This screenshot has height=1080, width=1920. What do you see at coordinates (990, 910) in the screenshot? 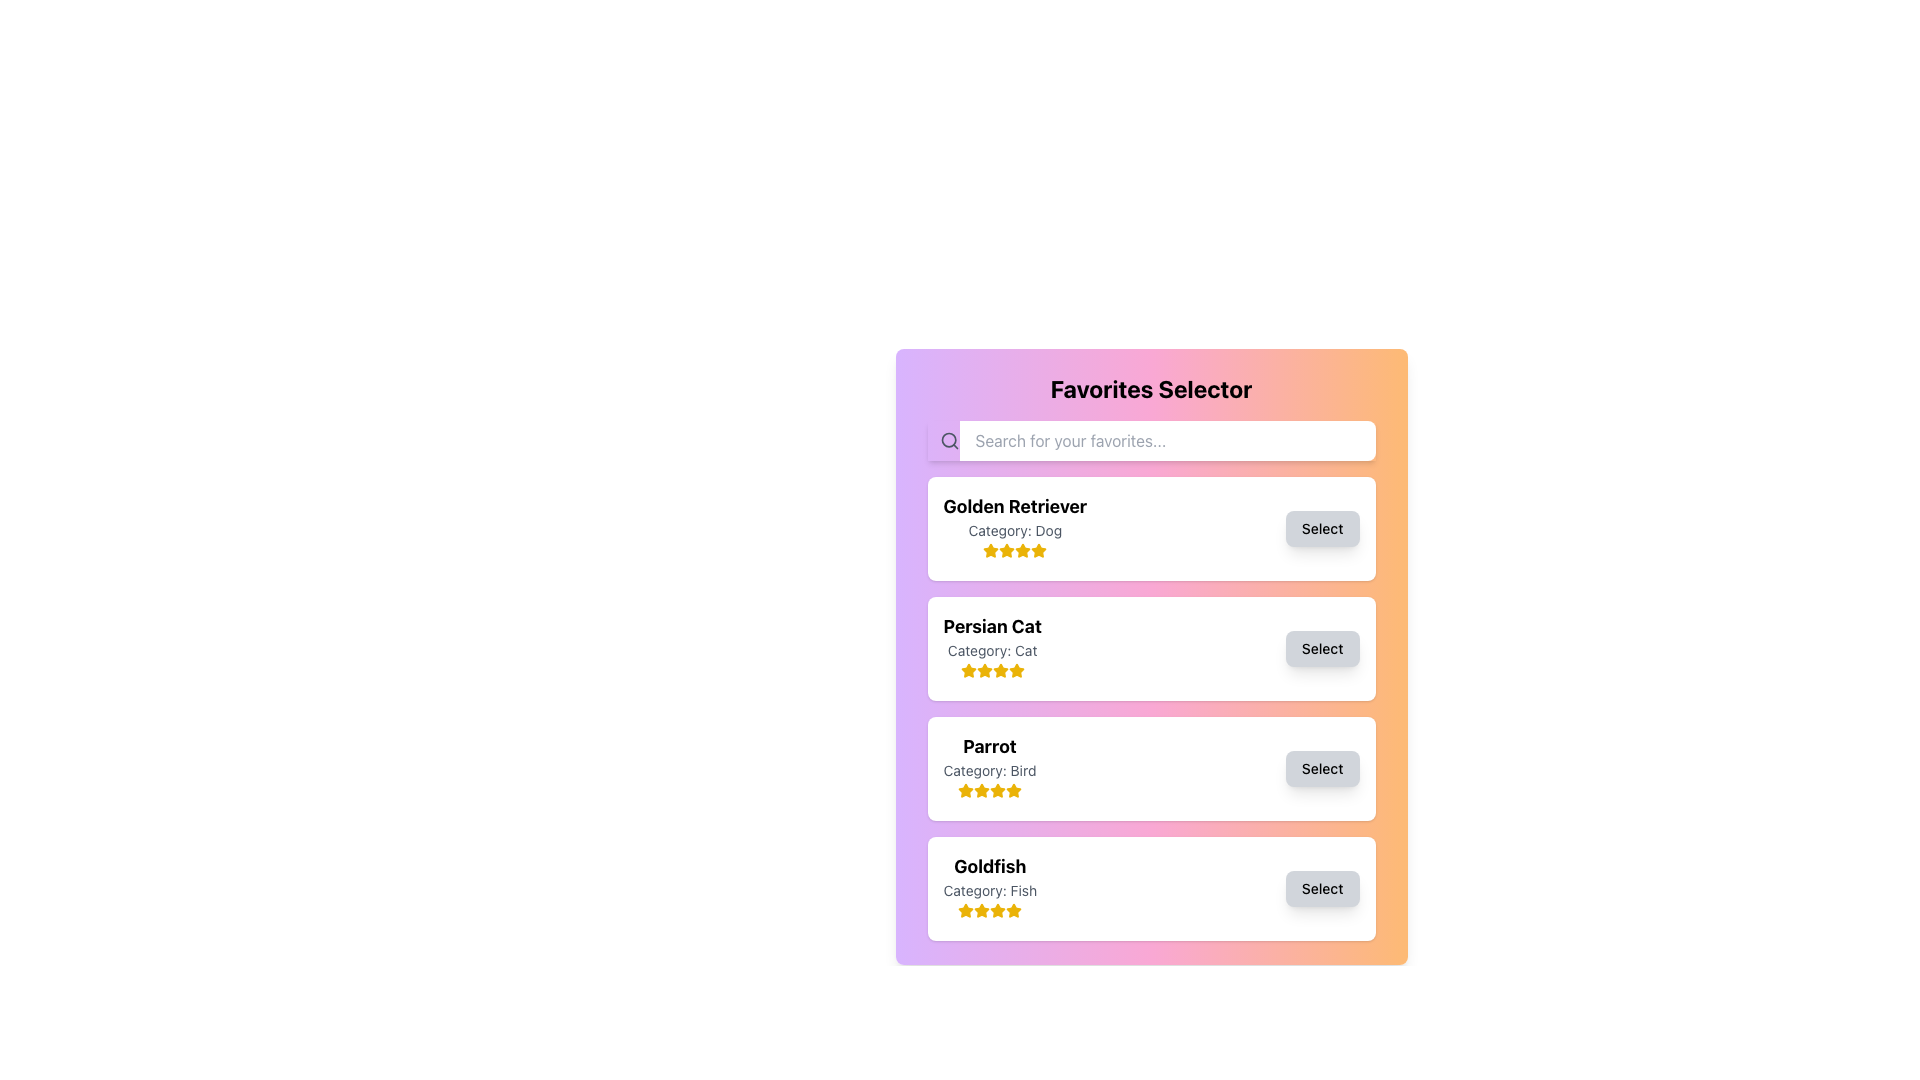
I see `the fourth yellow star in the Rating Star component under the 'Goldfish' header in the 'Favorites Selector' section` at bounding box center [990, 910].